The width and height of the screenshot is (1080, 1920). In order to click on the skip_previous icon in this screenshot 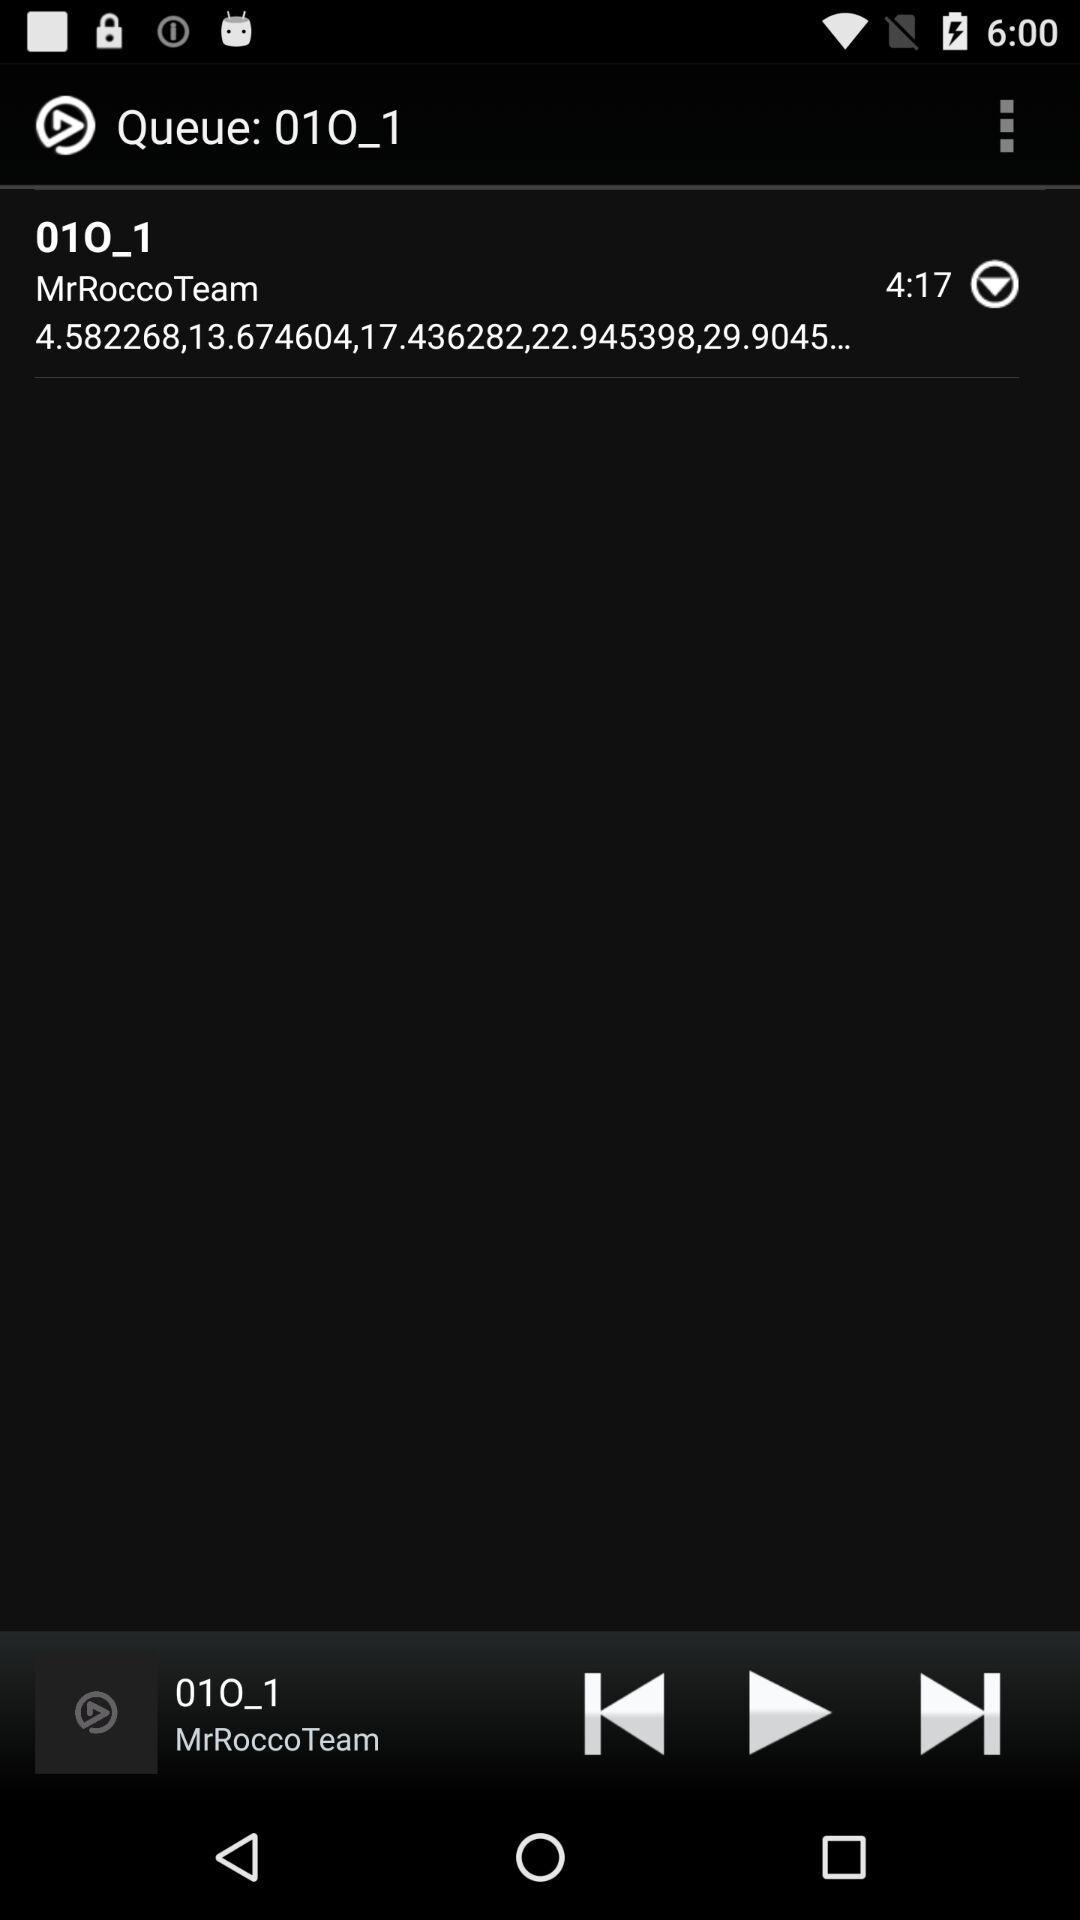, I will do `click(623, 1832)`.